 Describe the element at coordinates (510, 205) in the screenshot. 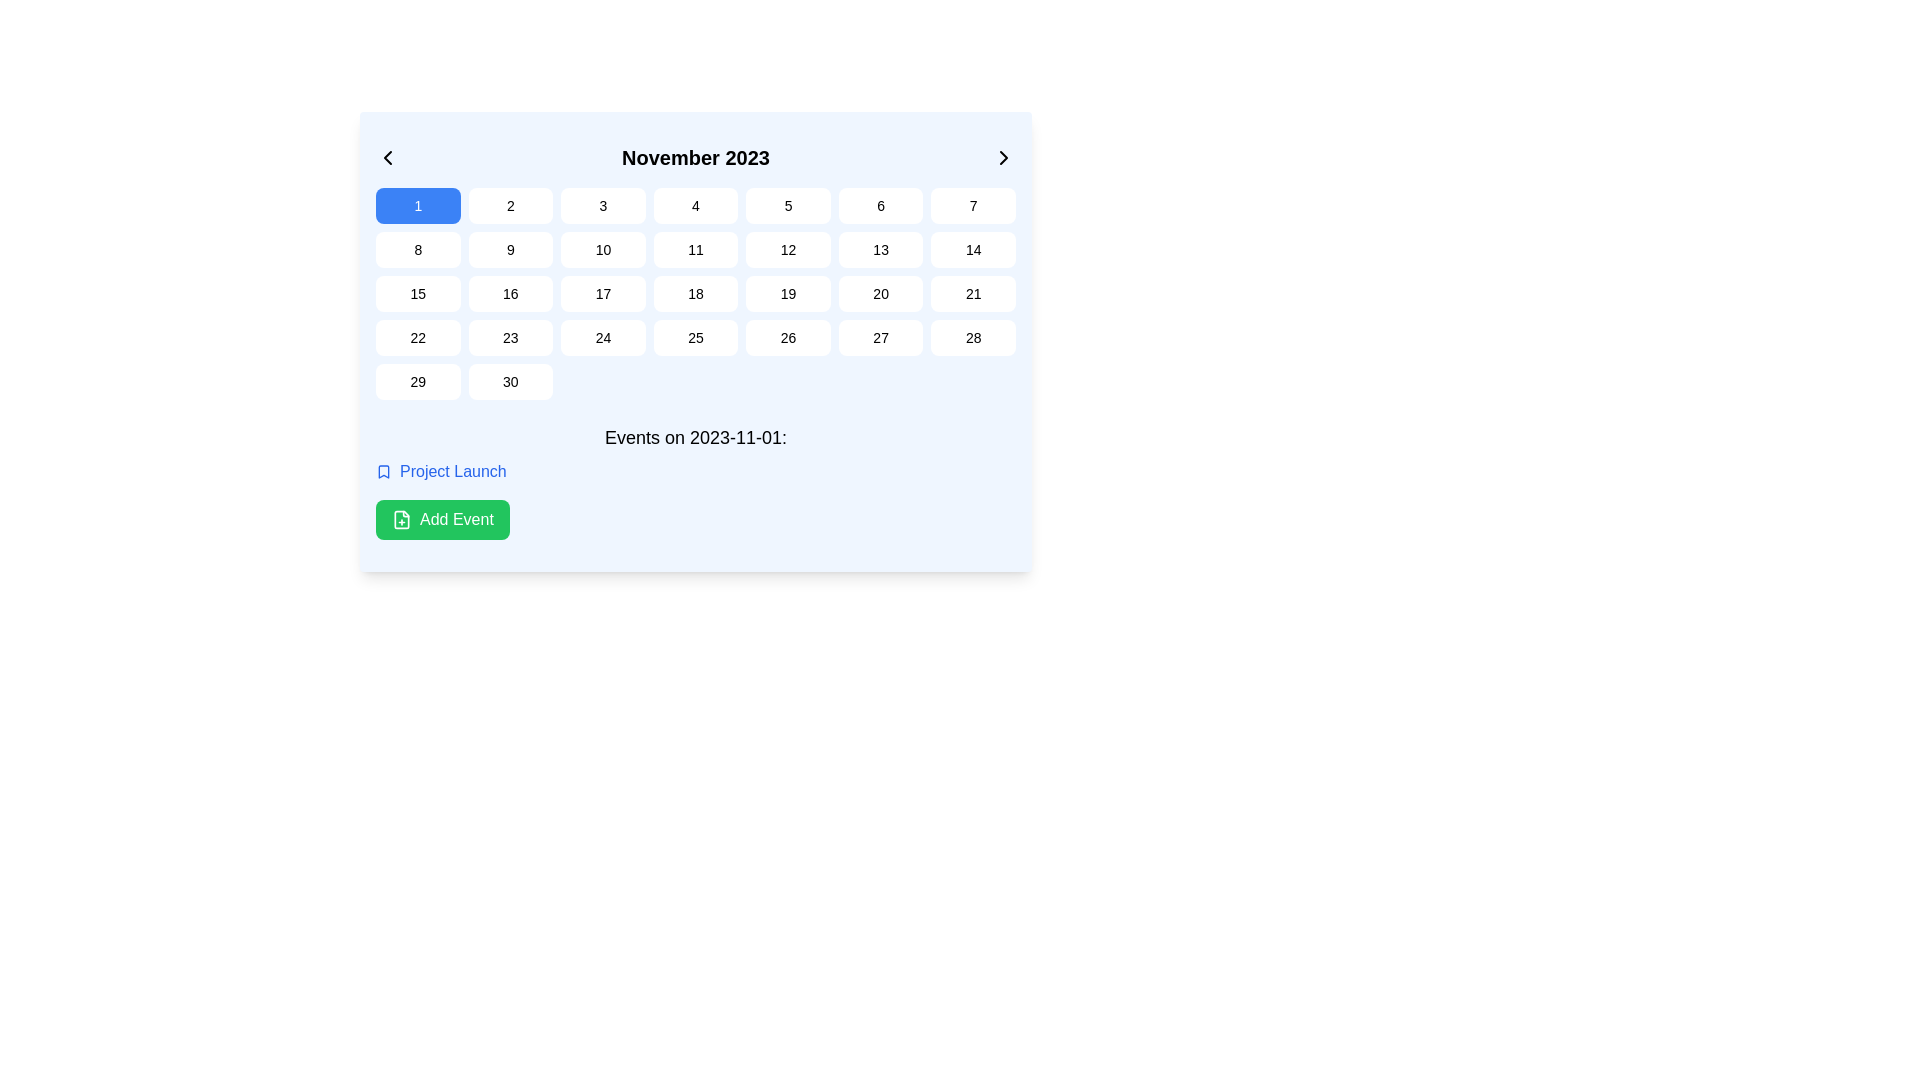

I see `the button labeled '2' in the calendar layout` at that location.